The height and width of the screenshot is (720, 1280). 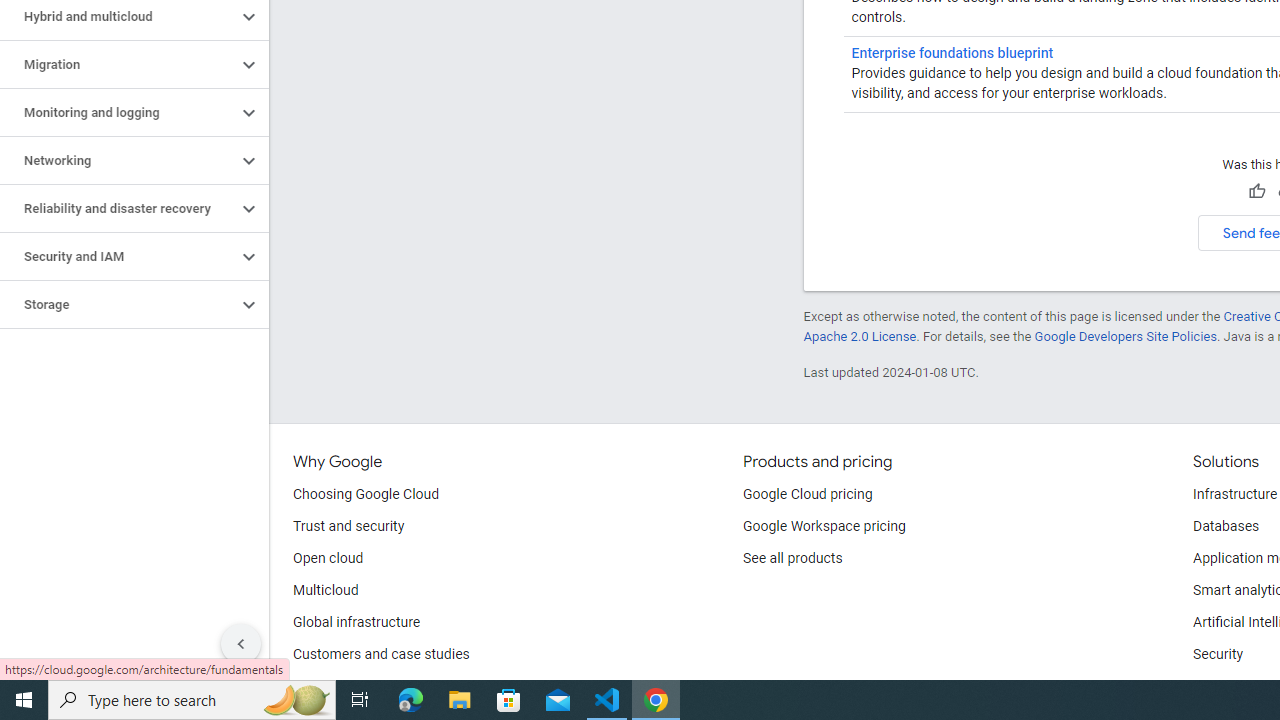 What do you see at coordinates (366, 495) in the screenshot?
I see `'Choosing Google Cloud'` at bounding box center [366, 495].